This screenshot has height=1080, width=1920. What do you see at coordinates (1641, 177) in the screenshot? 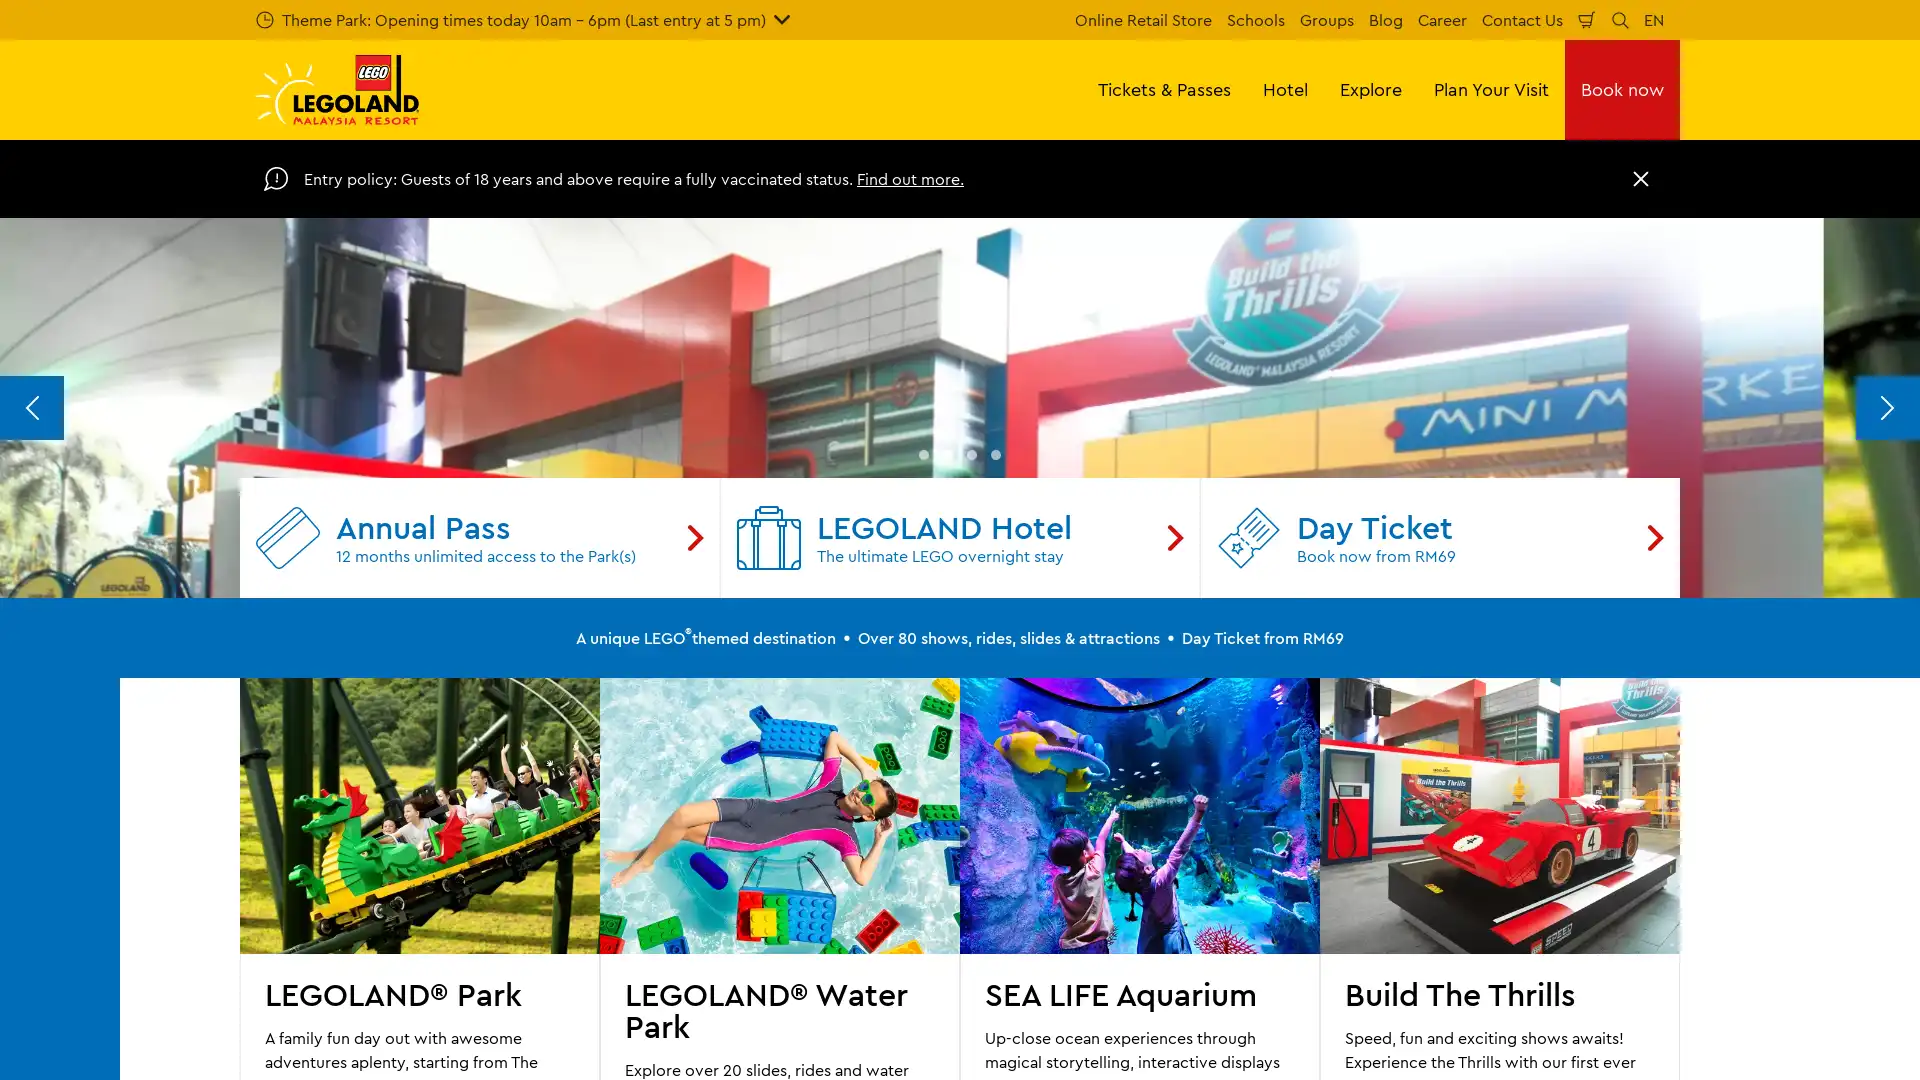
I see `Close` at bounding box center [1641, 177].